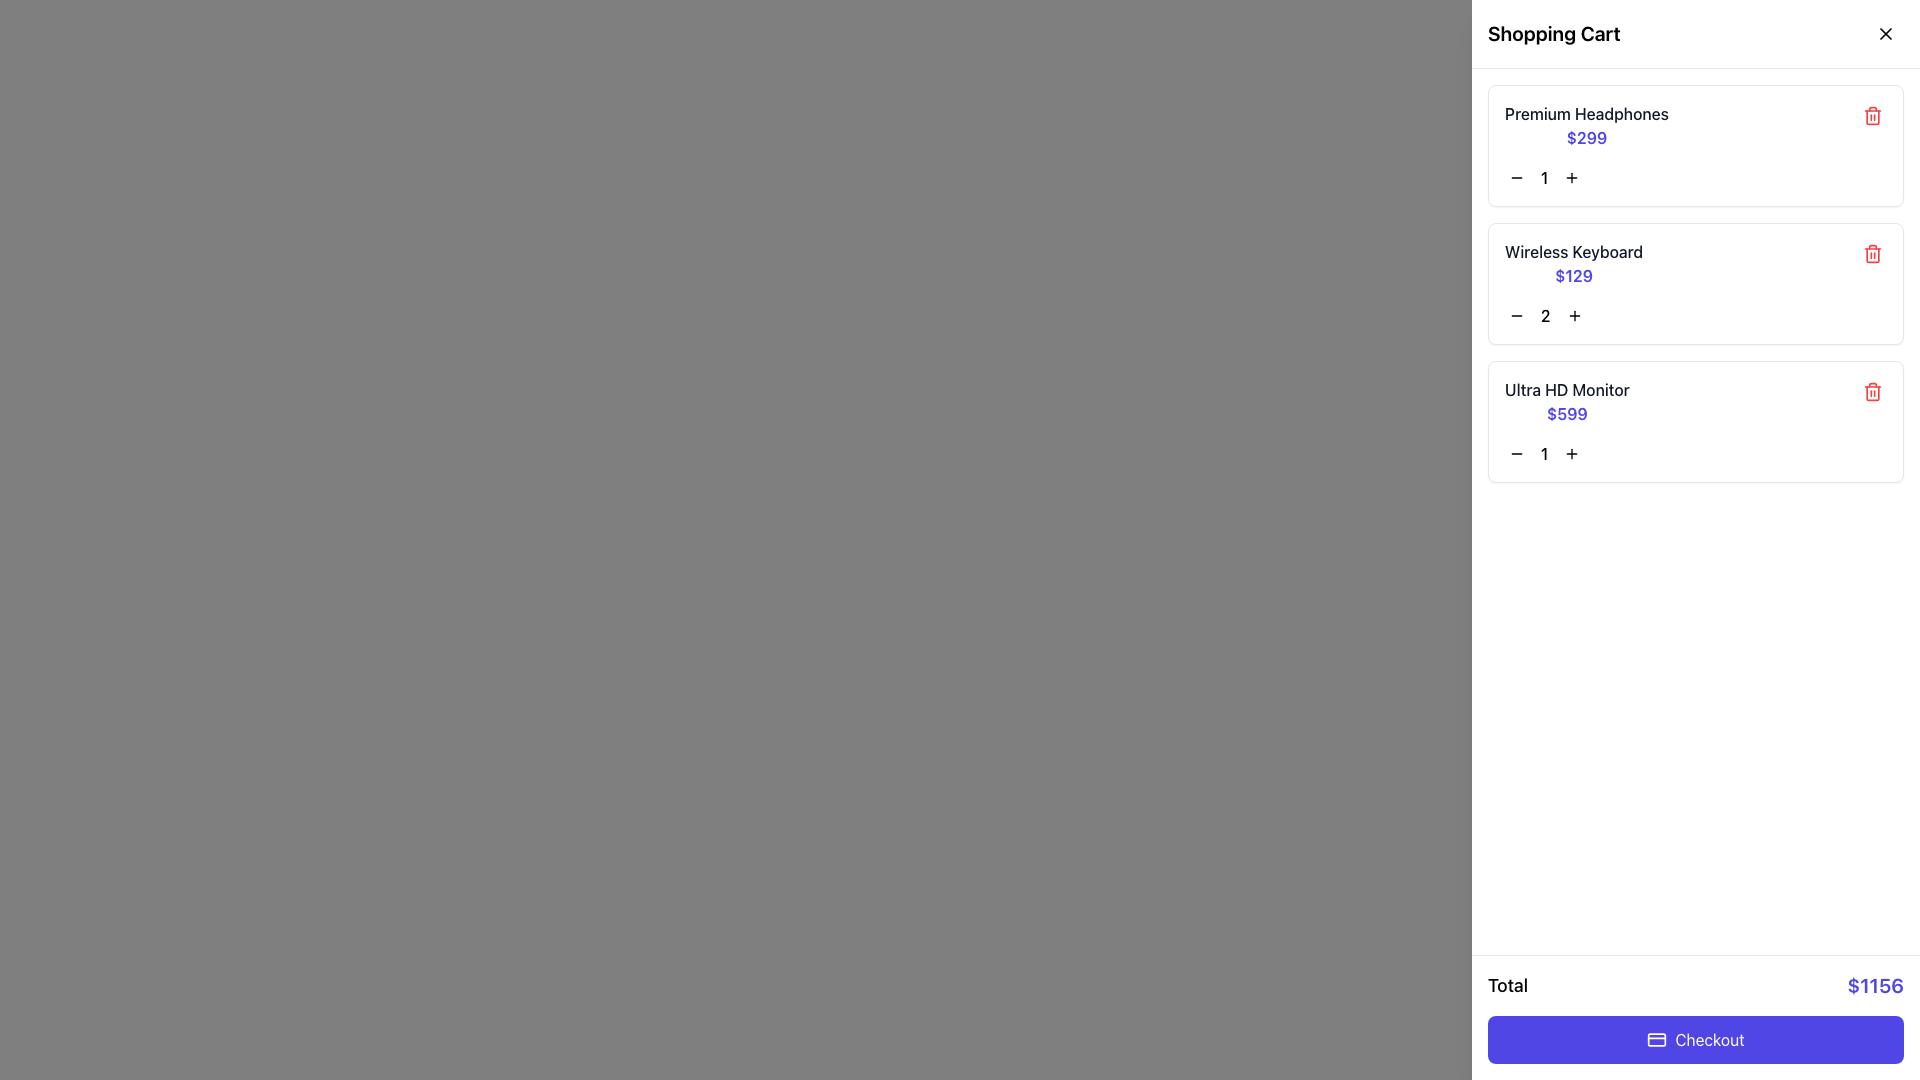  I want to click on the circular button with a minus icon ('-') to decrease the quantity of the 'Premium Headphones' item in the shopping cart, so click(1516, 176).